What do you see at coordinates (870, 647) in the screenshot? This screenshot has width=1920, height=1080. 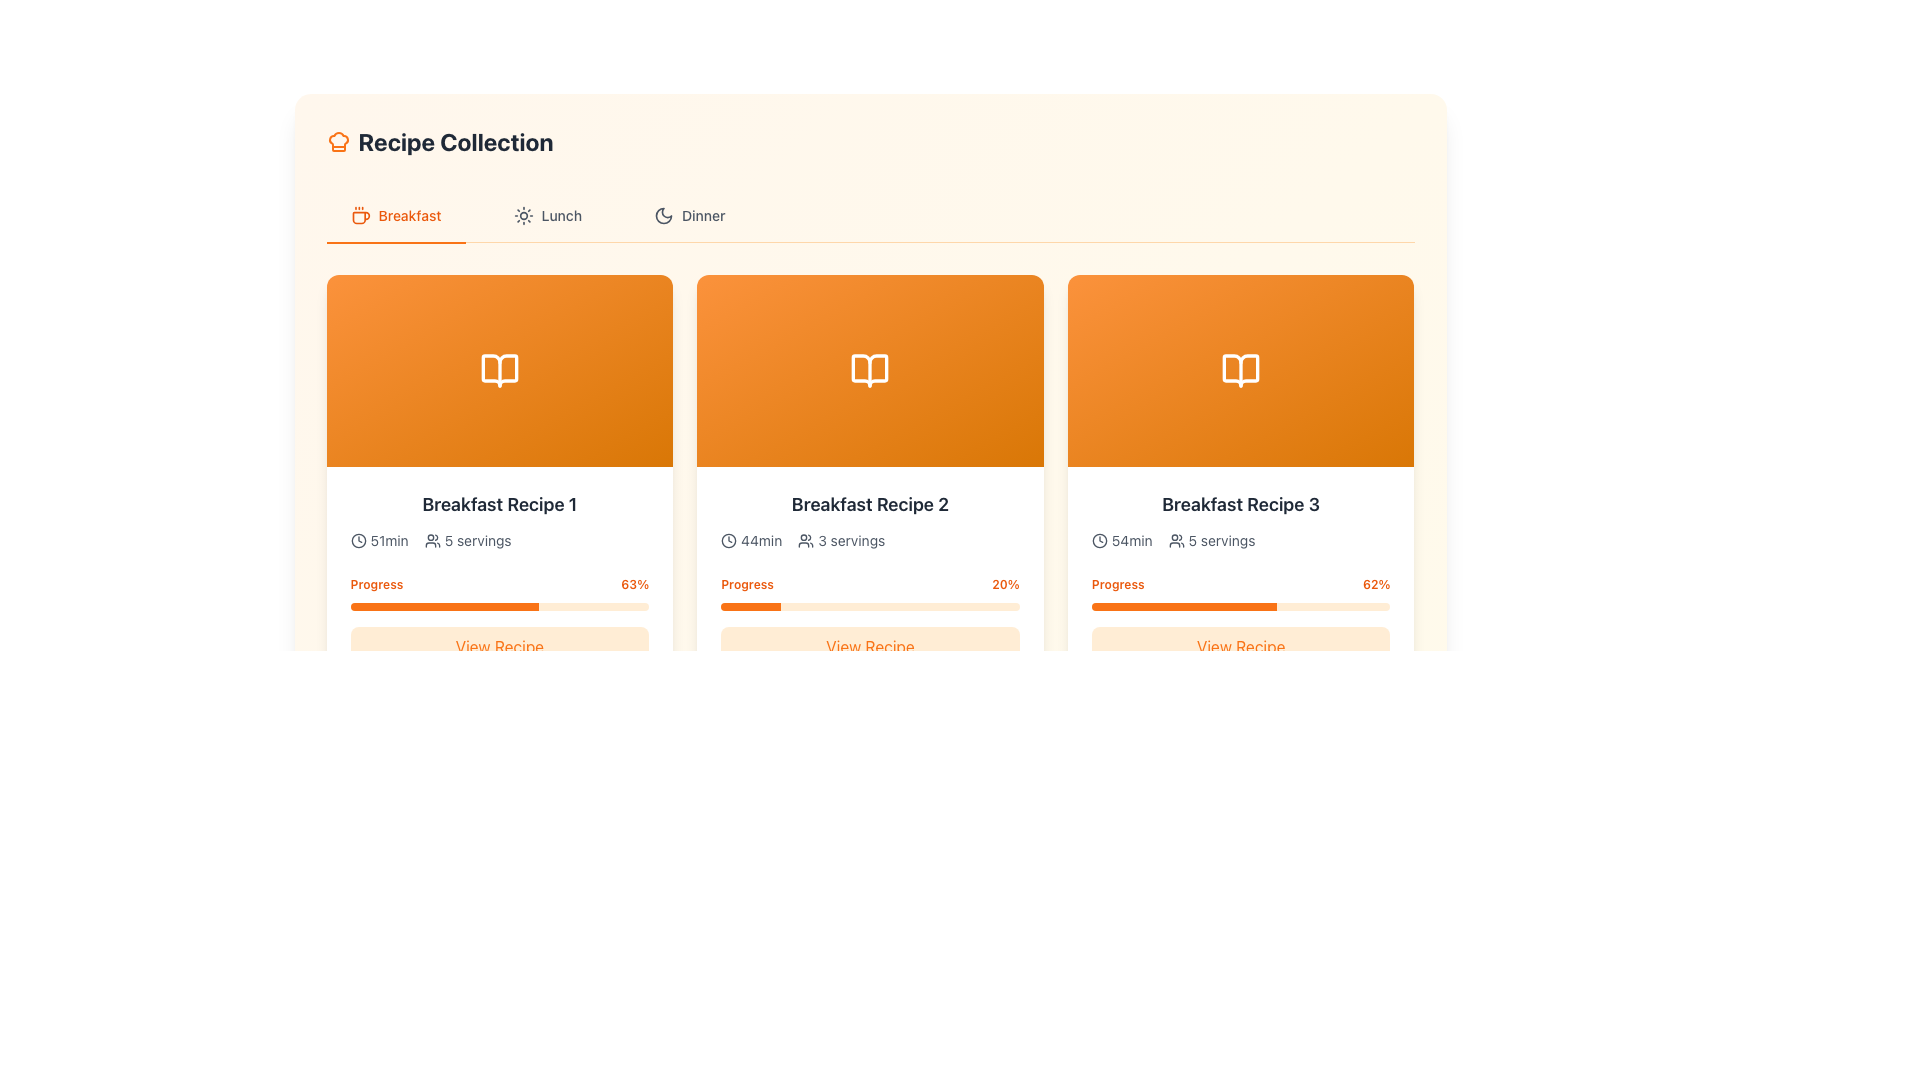 I see `the button located at the bottom section of the card for 'Breakfast Recipe 2'` at bounding box center [870, 647].